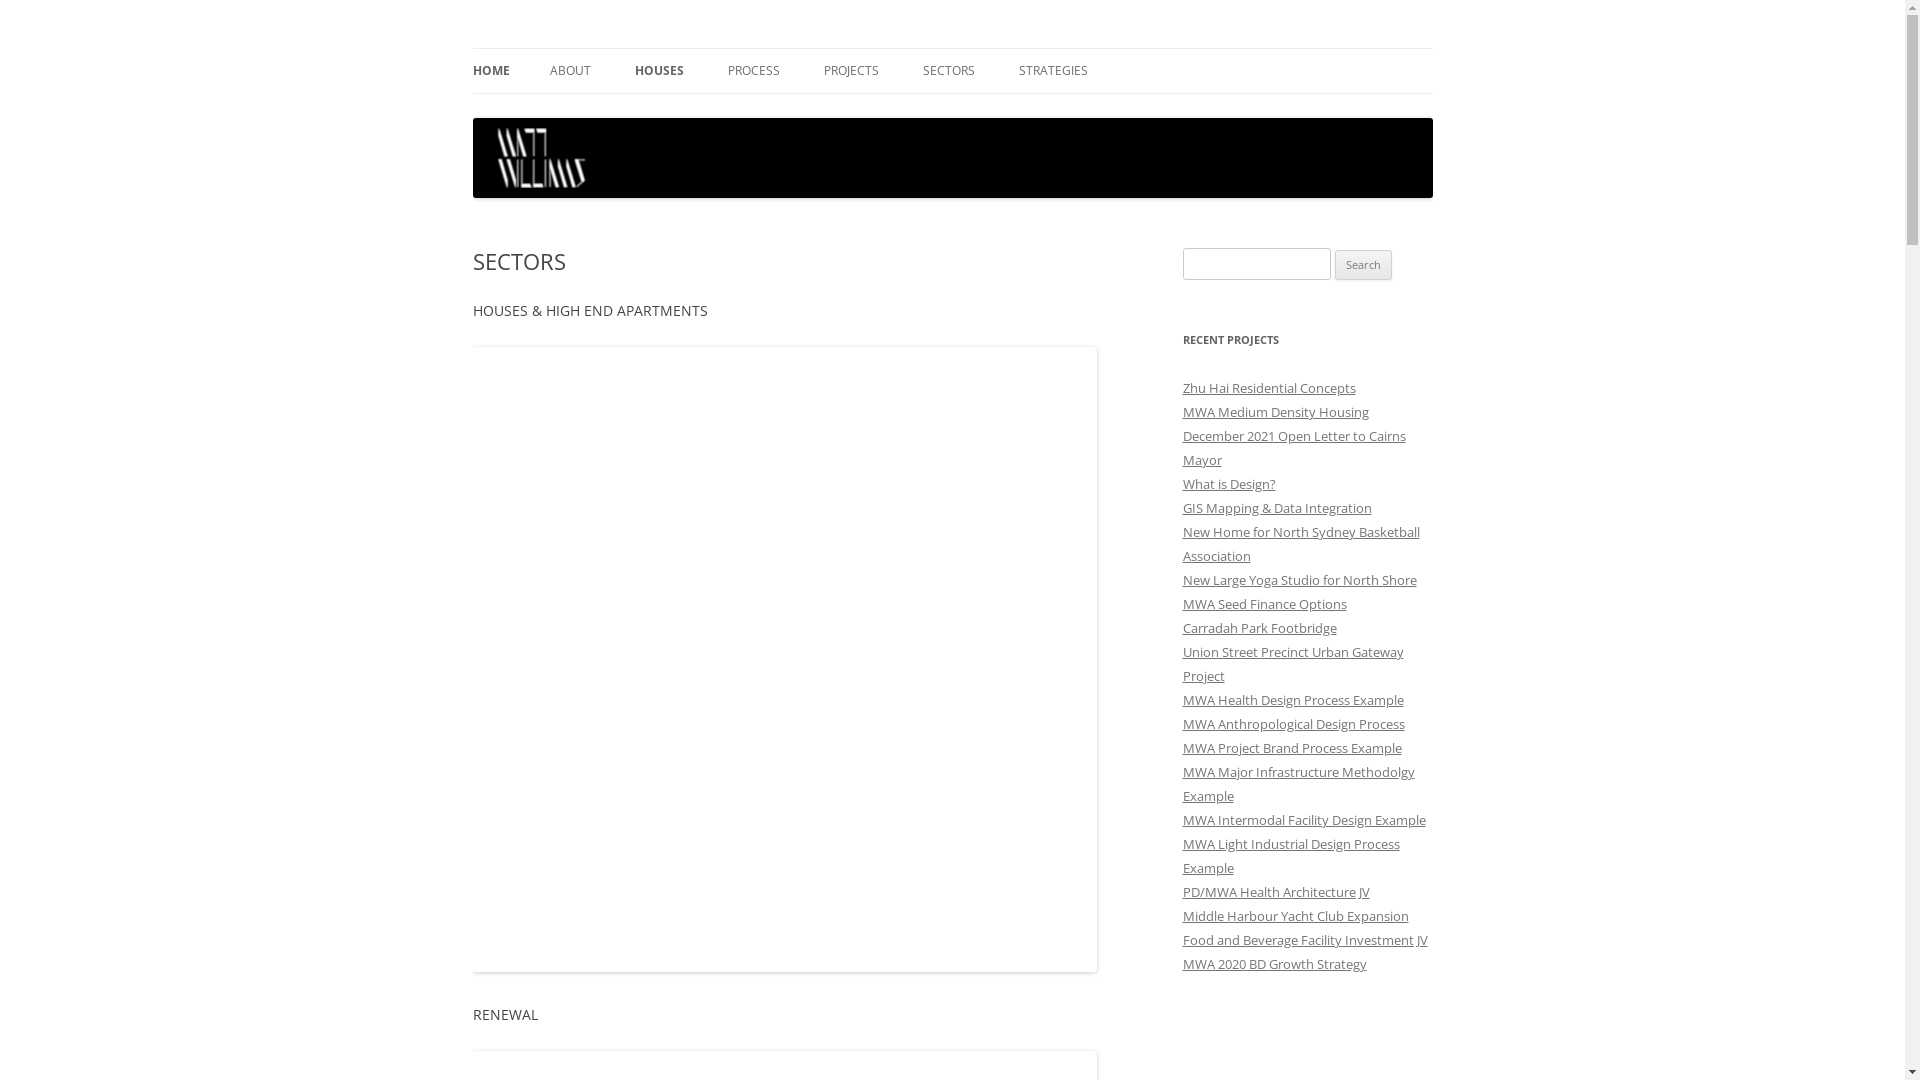 This screenshot has width=1920, height=1080. I want to click on 'MWA Major Infrastructure Methodolgy Example', so click(1297, 782).